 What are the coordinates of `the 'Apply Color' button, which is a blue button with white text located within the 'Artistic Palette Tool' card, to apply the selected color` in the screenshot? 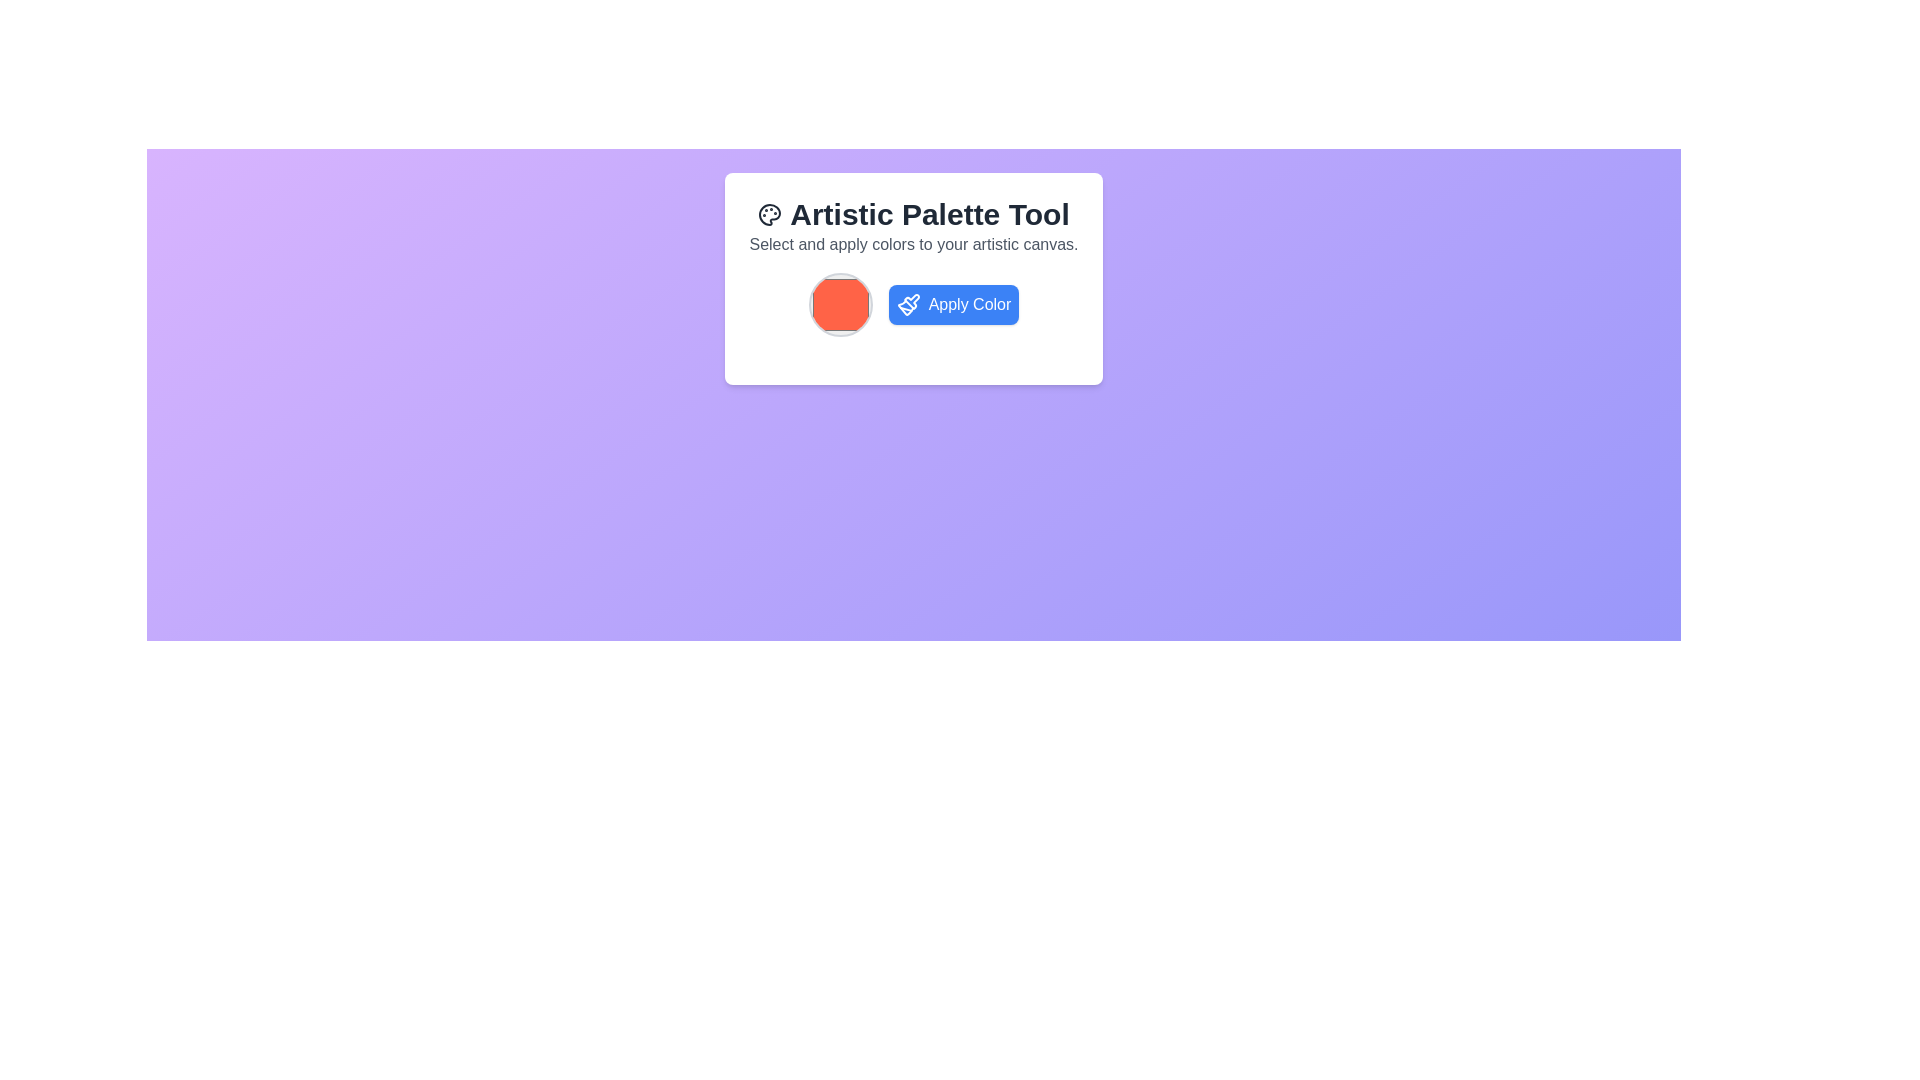 It's located at (912, 304).